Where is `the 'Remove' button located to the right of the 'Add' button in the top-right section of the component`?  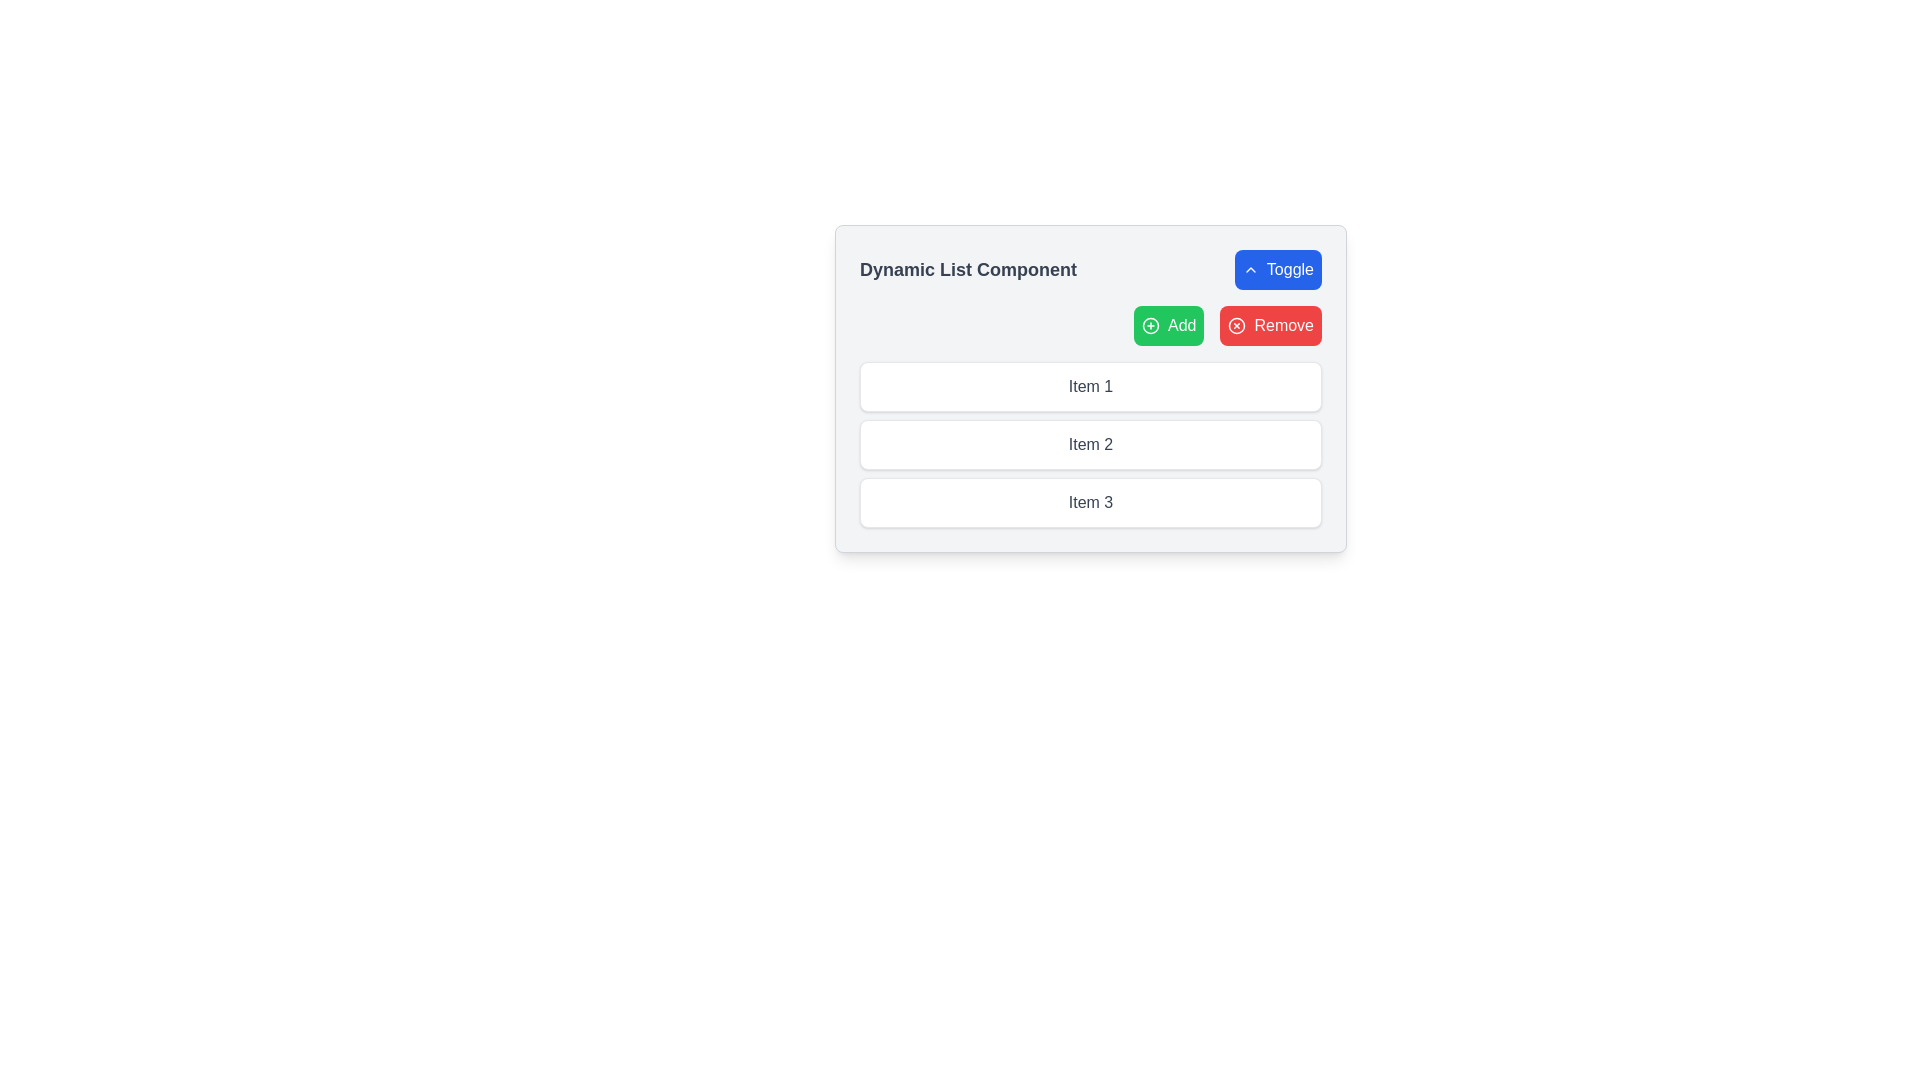
the 'Remove' button located to the right of the 'Add' button in the top-right section of the component is located at coordinates (1270, 325).